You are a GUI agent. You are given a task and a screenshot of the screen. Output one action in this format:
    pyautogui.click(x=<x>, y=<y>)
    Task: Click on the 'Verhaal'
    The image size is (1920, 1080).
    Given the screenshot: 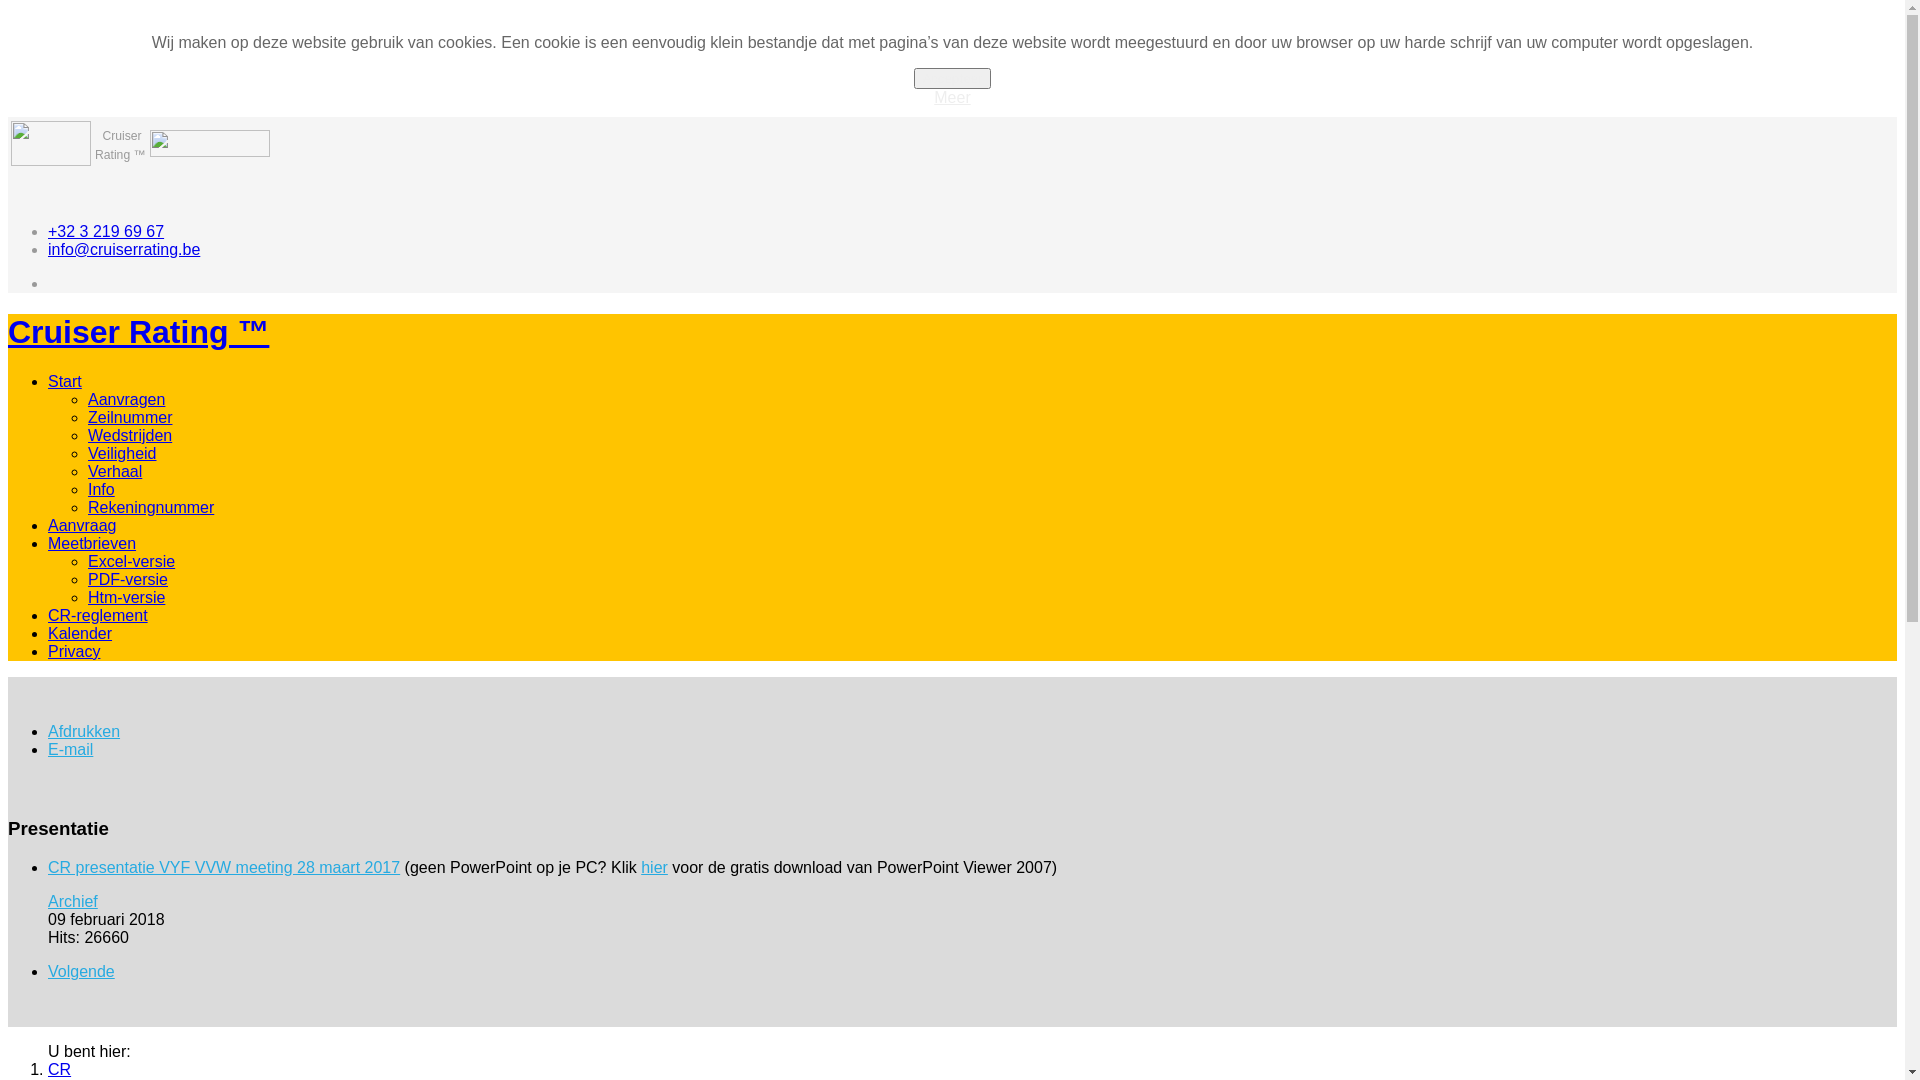 What is the action you would take?
    pyautogui.click(x=114, y=471)
    